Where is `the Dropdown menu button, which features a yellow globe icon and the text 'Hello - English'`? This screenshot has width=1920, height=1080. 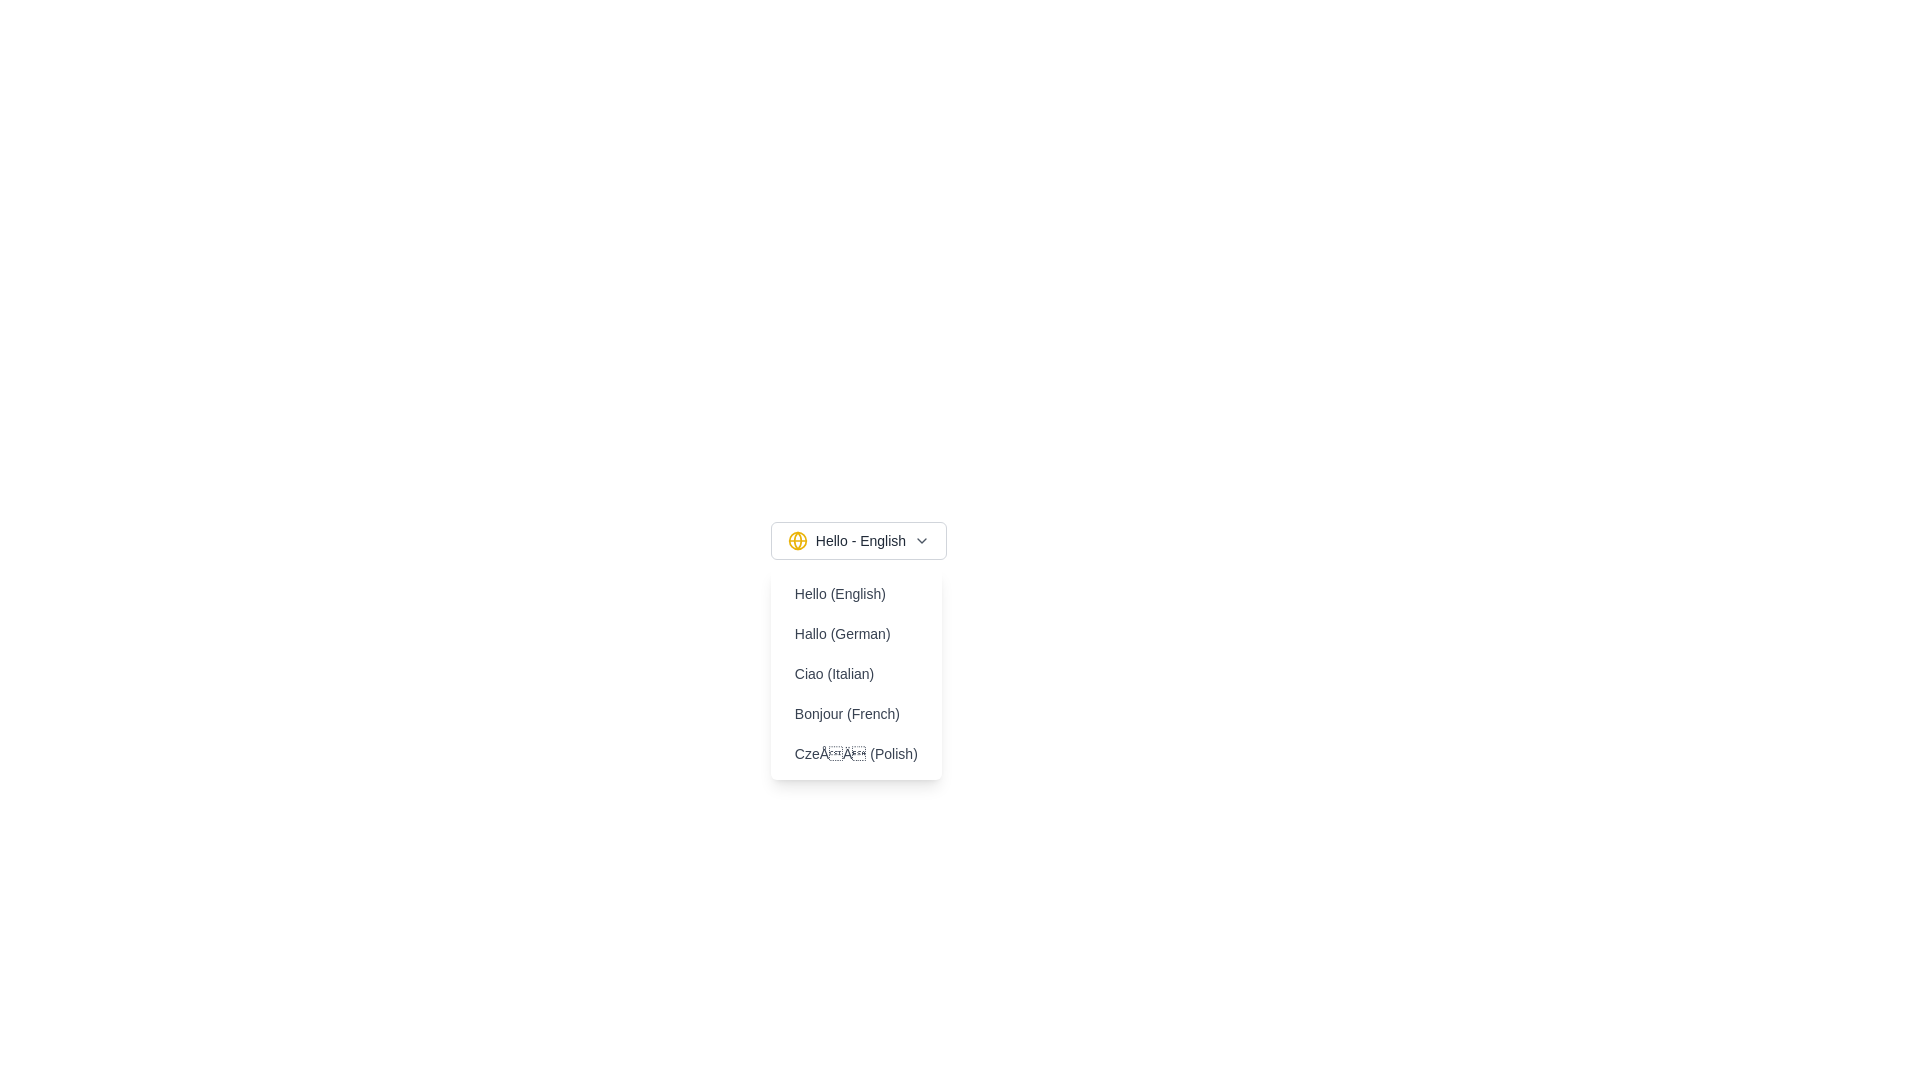 the Dropdown menu button, which features a yellow globe icon and the text 'Hello - English' is located at coordinates (859, 540).